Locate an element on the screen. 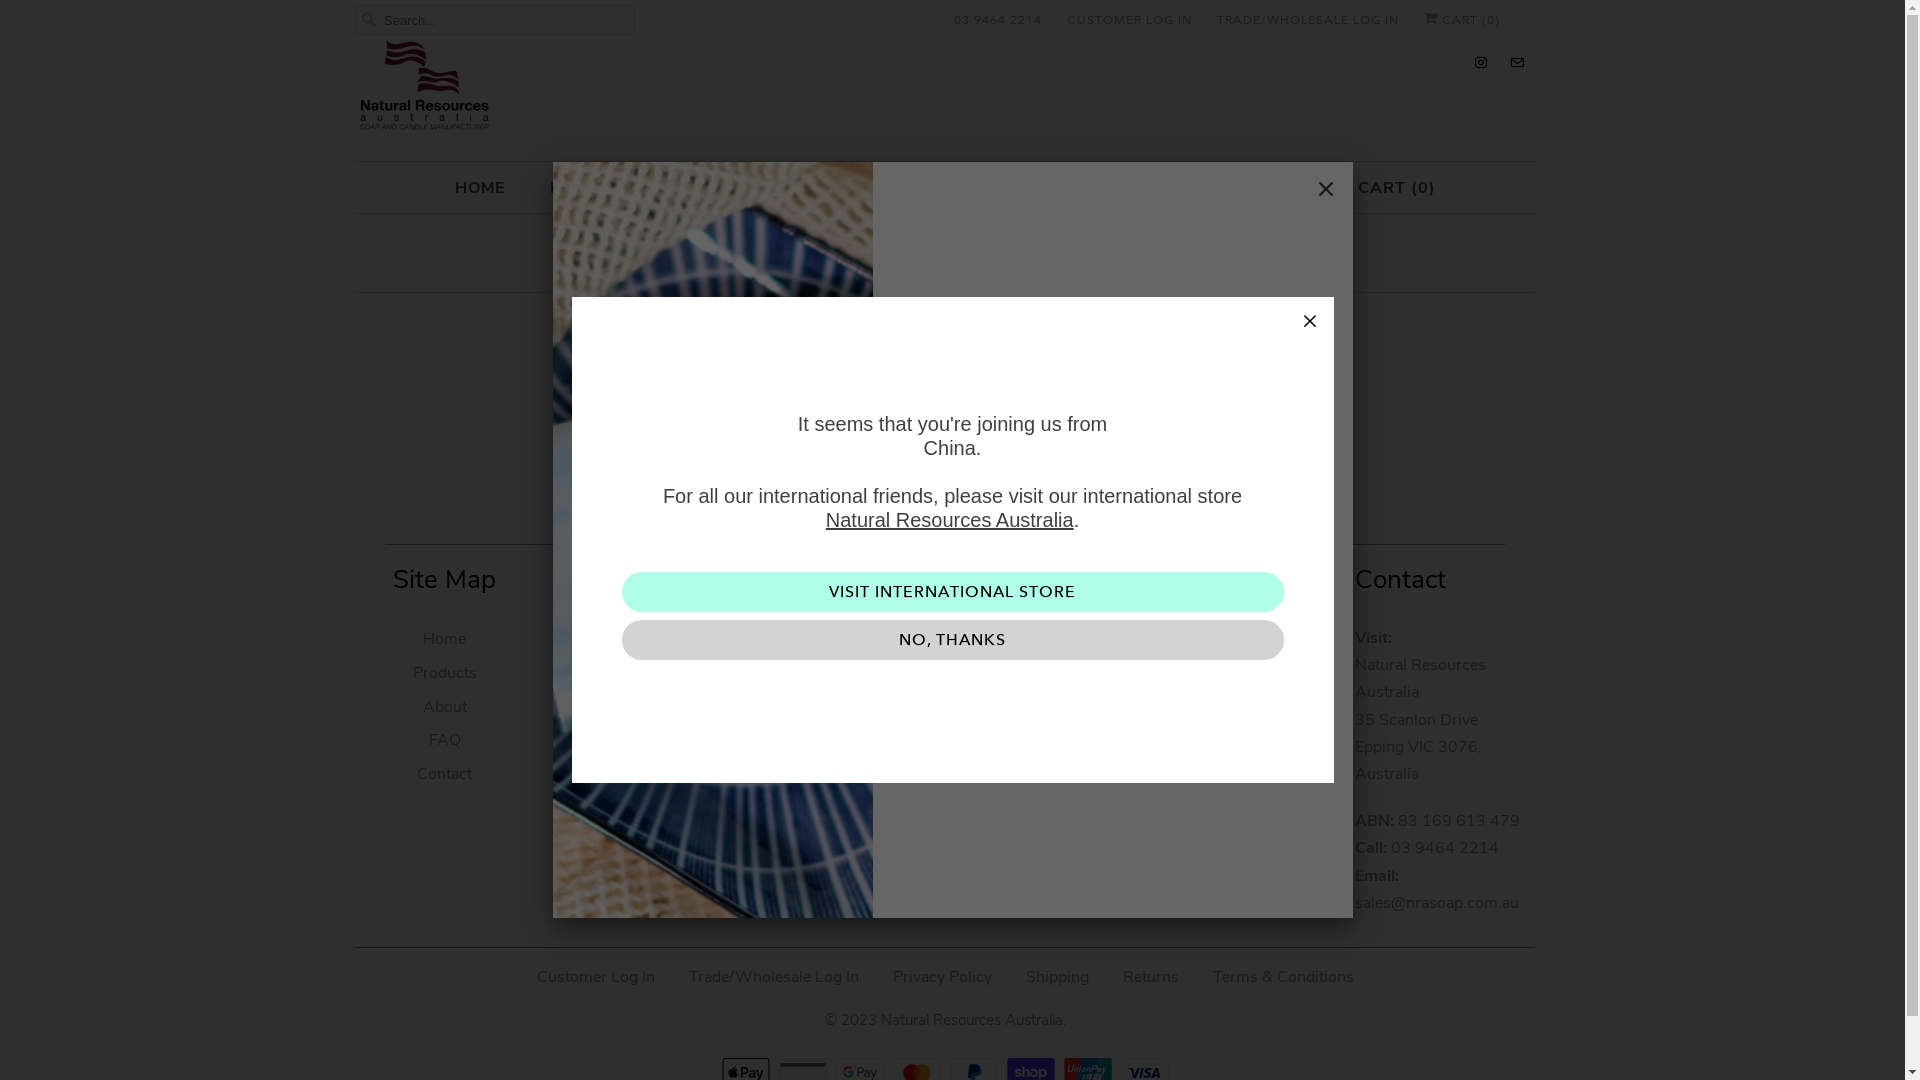 The width and height of the screenshot is (1920, 1080). 'Natural Resources Australia on Instagram' is located at coordinates (1025, 813).